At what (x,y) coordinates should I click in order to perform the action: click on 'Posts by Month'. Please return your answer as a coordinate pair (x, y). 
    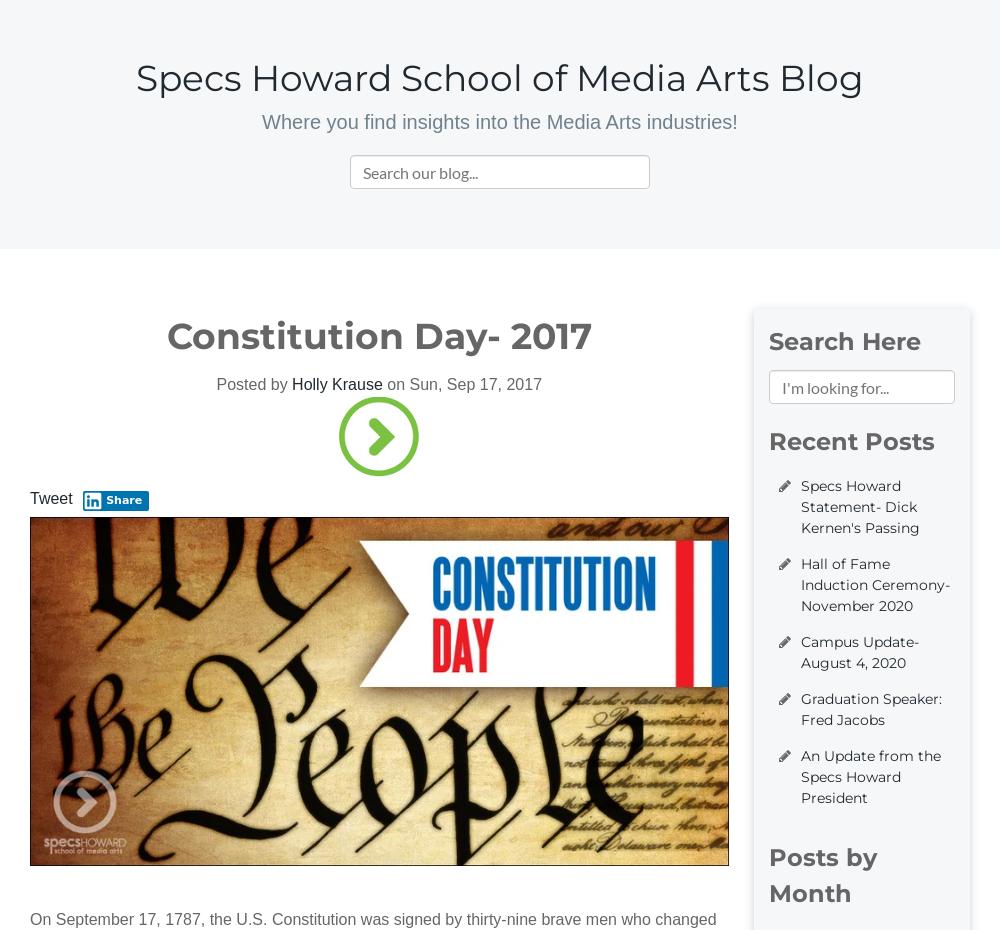
    Looking at the image, I should click on (769, 875).